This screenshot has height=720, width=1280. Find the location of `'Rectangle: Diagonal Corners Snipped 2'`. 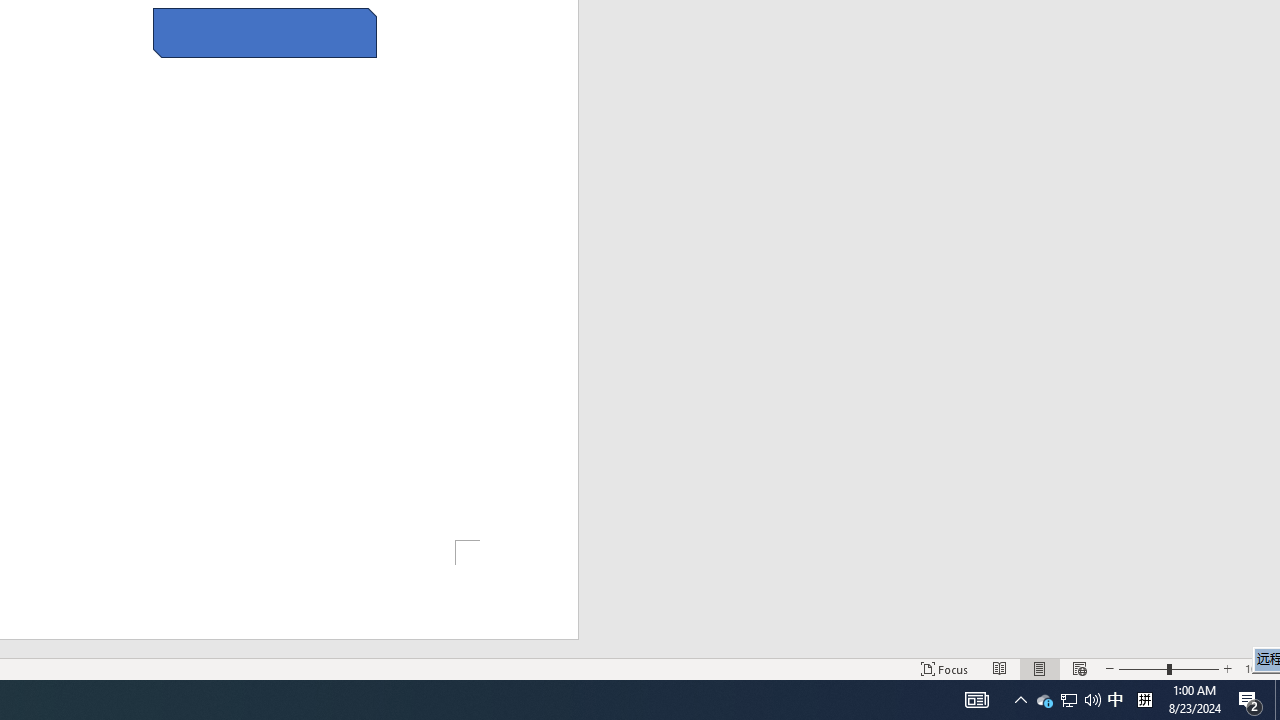

'Rectangle: Diagonal Corners Snipped 2' is located at coordinates (264, 33).